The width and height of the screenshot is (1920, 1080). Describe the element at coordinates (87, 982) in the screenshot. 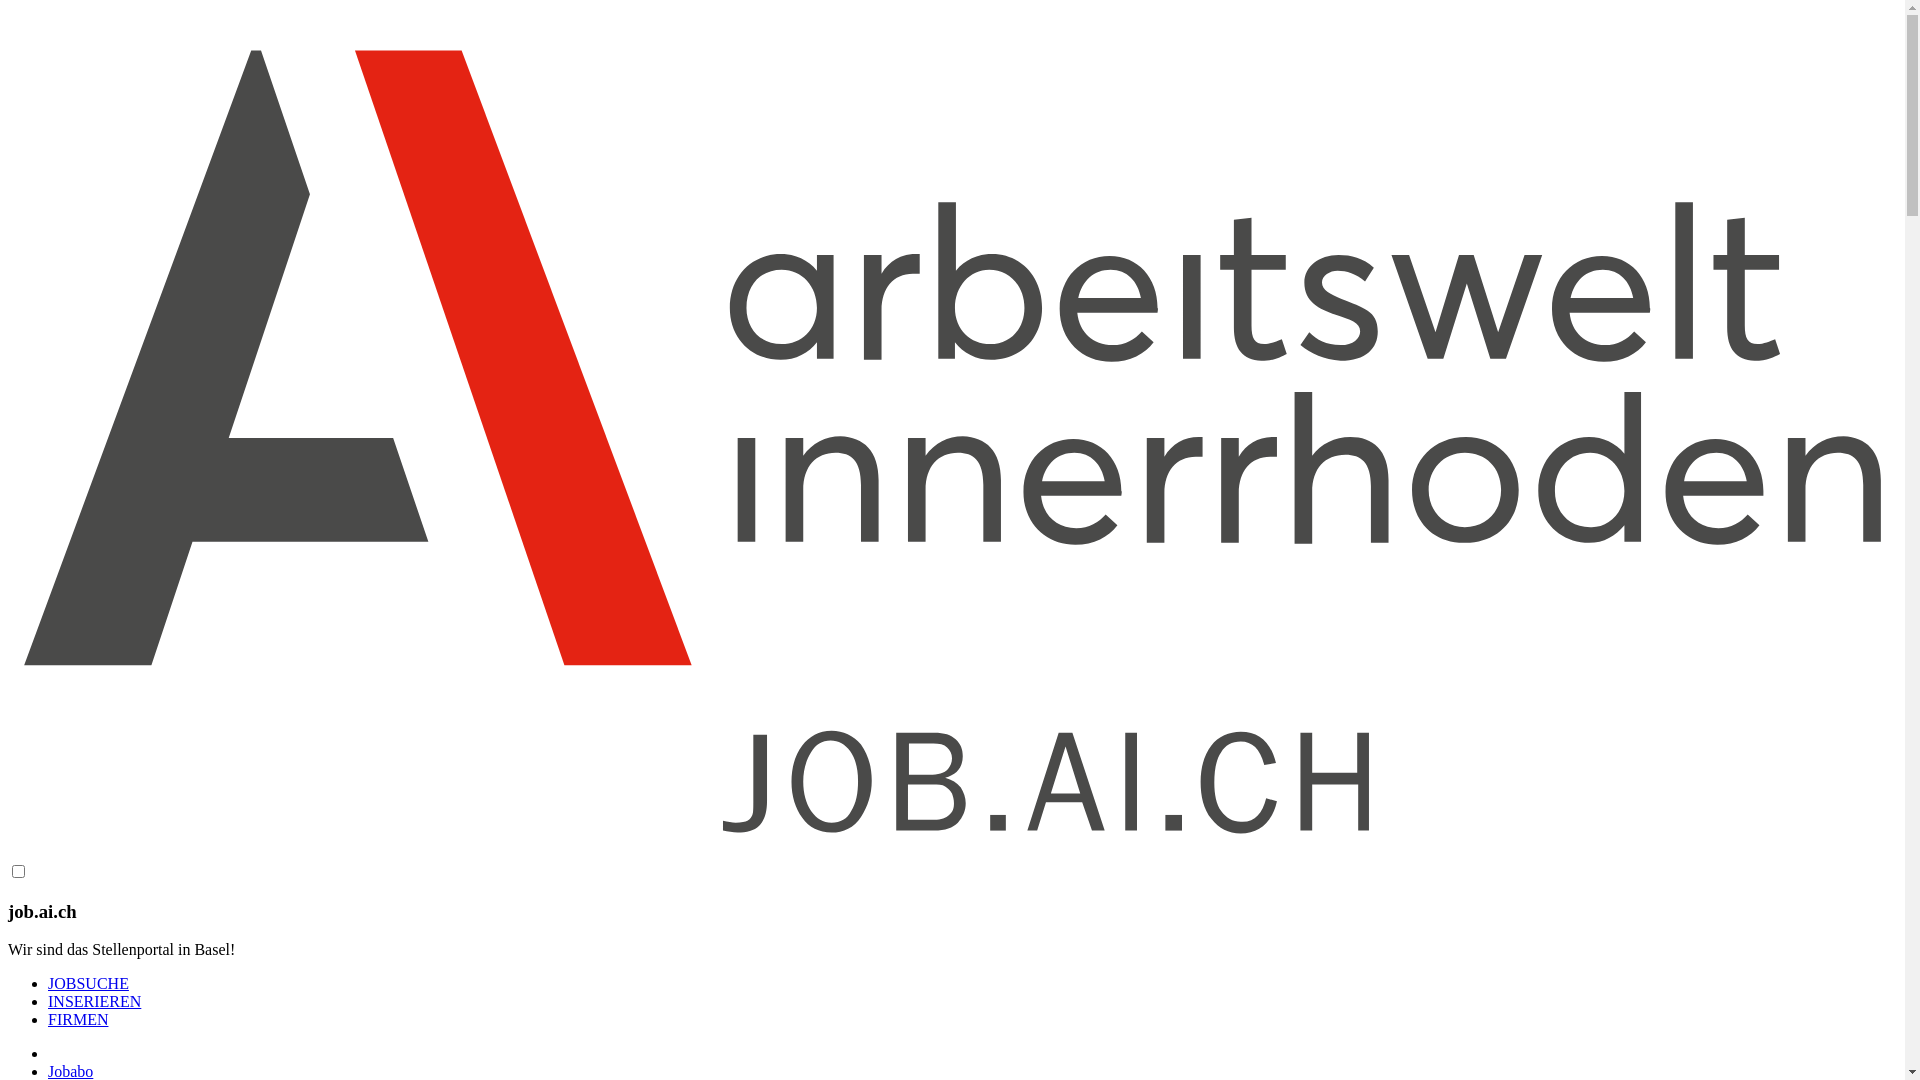

I see `'JOBSUCHE'` at that location.